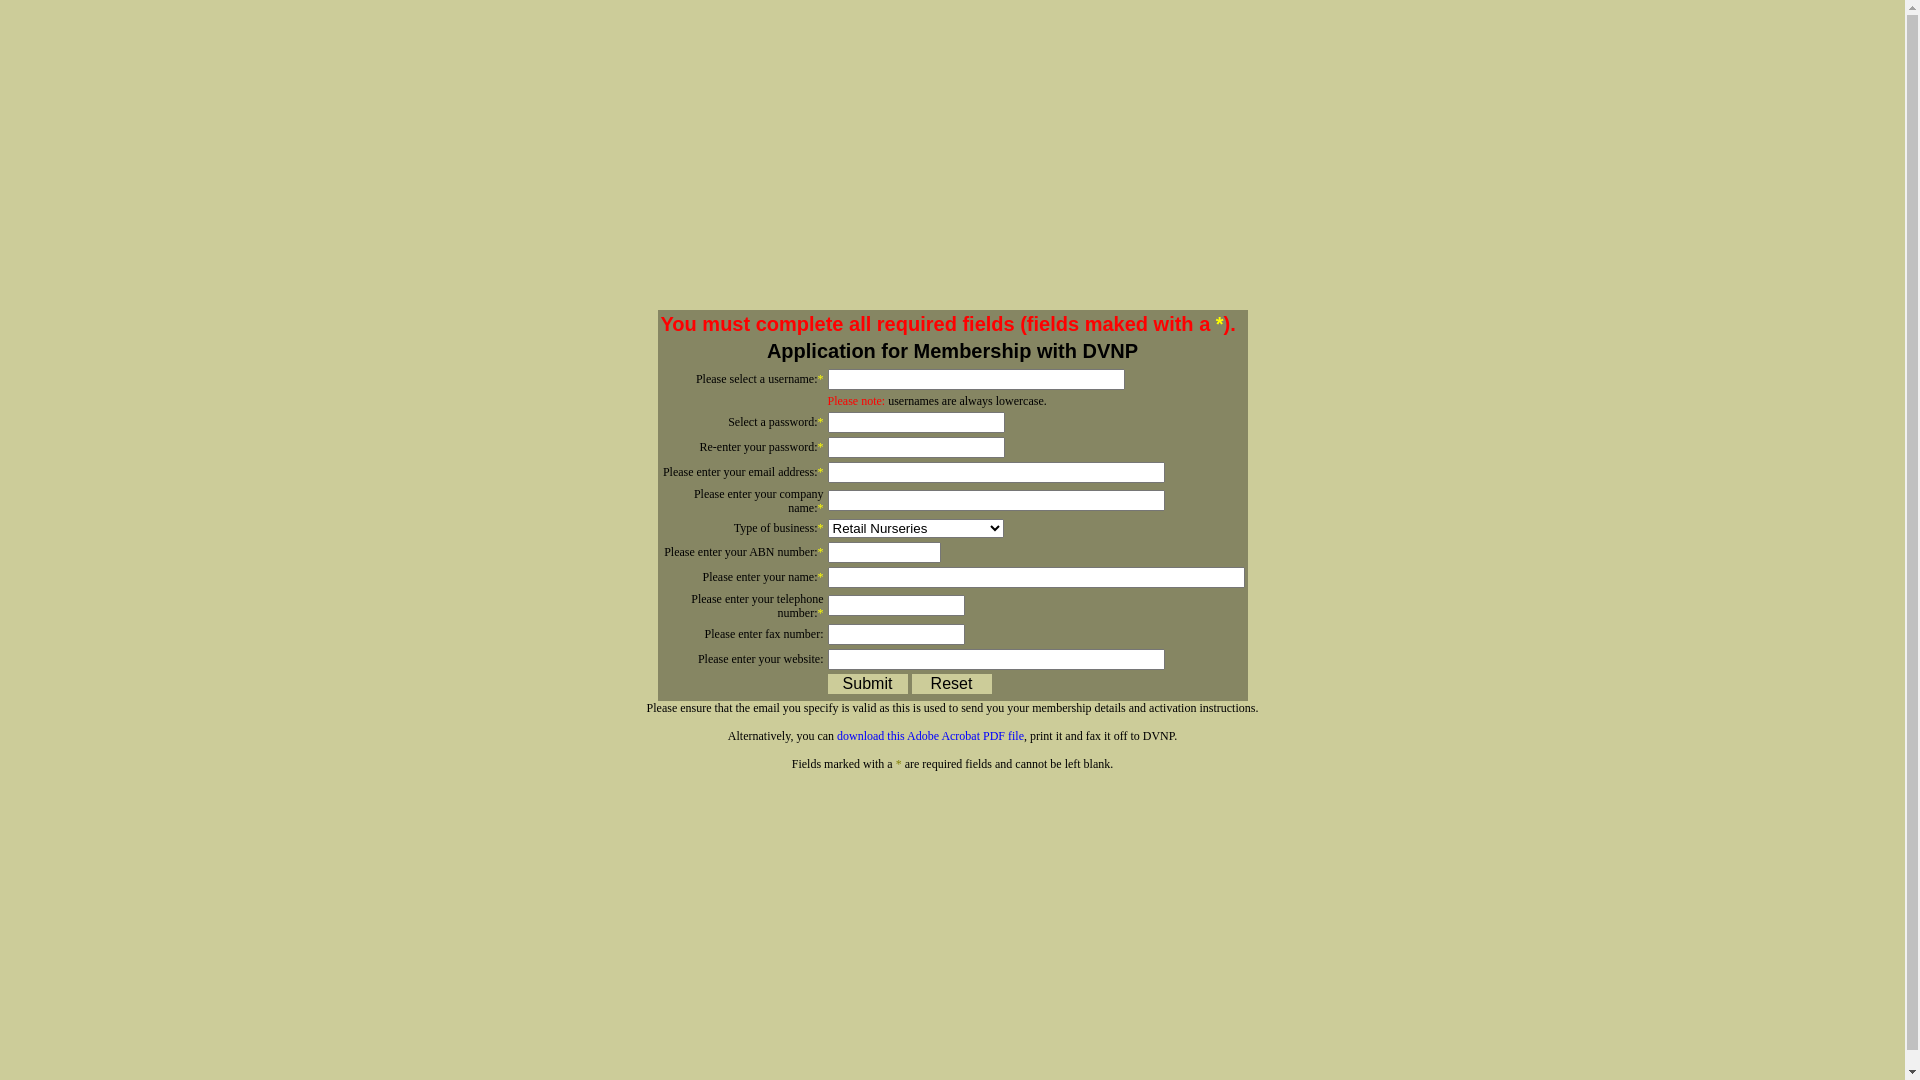 Image resolution: width=1920 pixels, height=1080 pixels. I want to click on 'download this Adobe Acrobat PDF file', so click(929, 735).